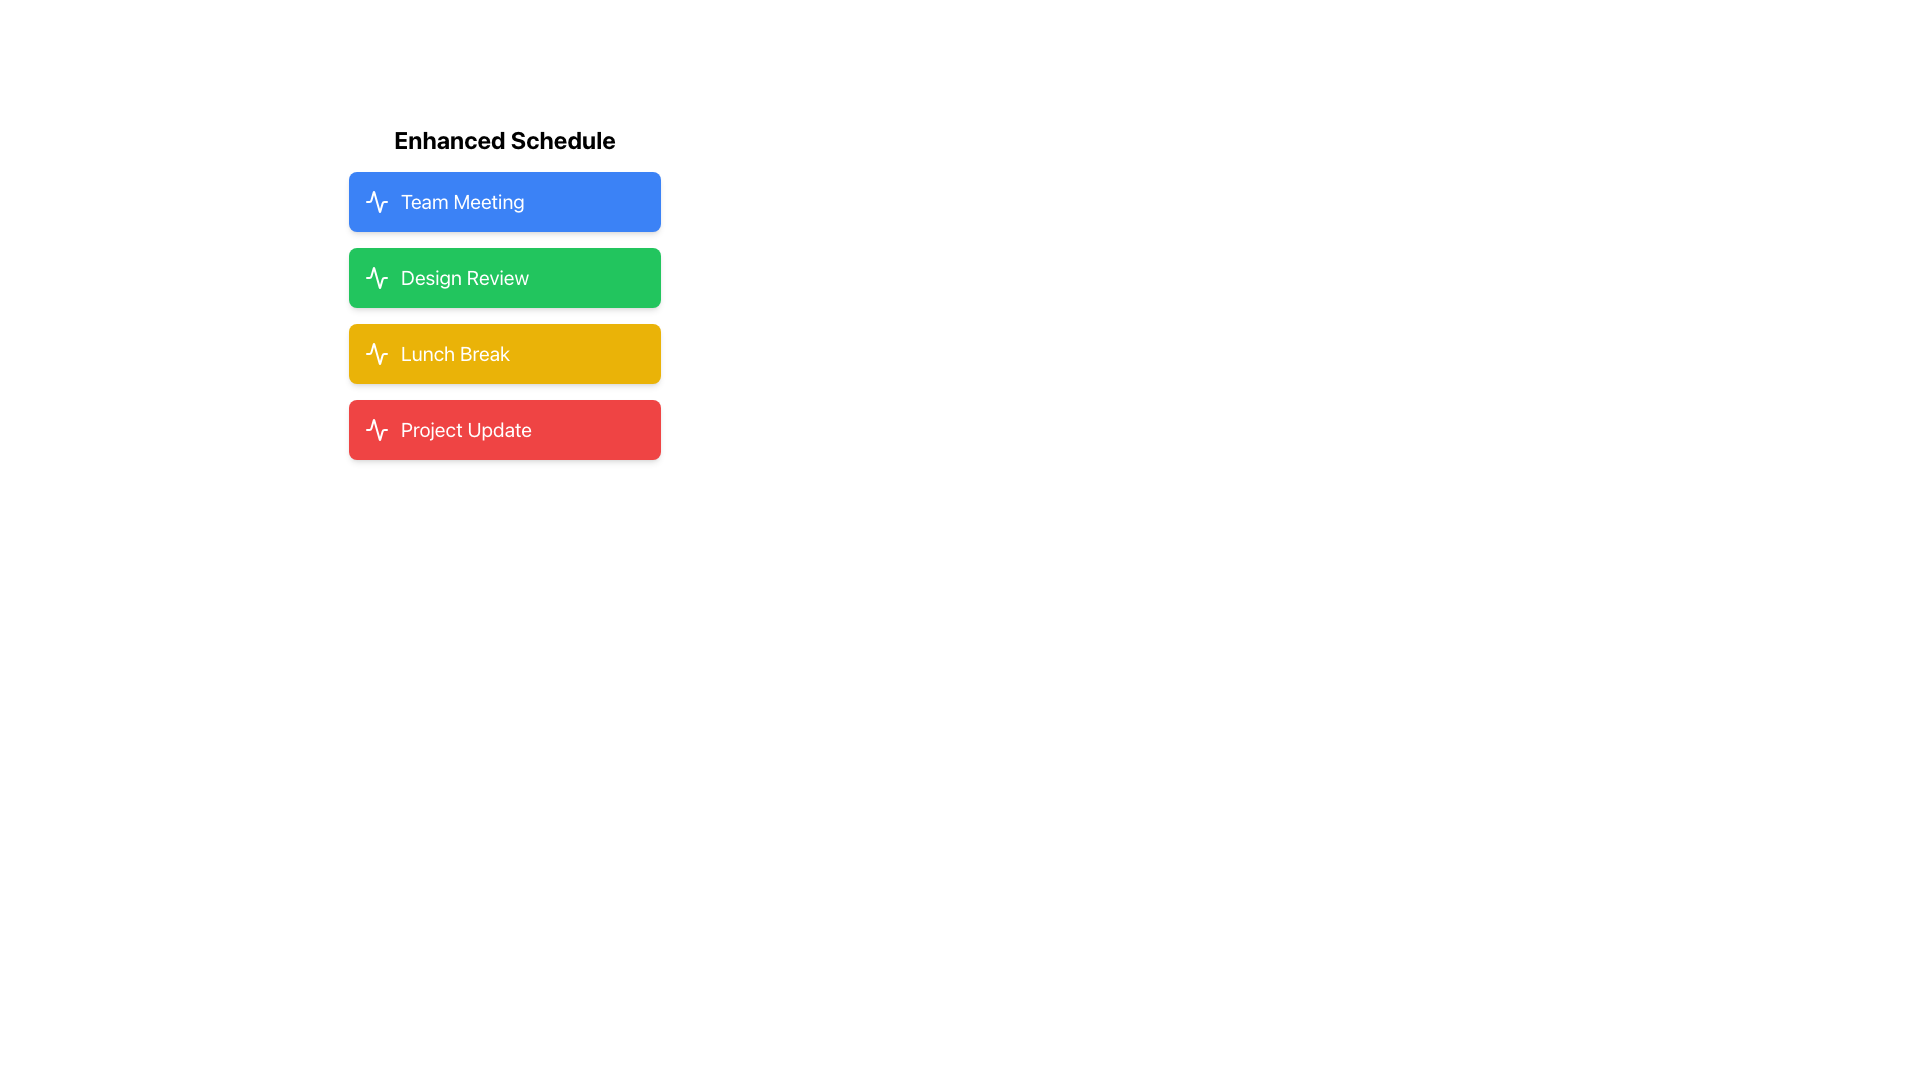  What do you see at coordinates (504, 315) in the screenshot?
I see `the 'Design Review' button located in the 'Enhanced Schedule' section, which is the second button in the list` at bounding box center [504, 315].